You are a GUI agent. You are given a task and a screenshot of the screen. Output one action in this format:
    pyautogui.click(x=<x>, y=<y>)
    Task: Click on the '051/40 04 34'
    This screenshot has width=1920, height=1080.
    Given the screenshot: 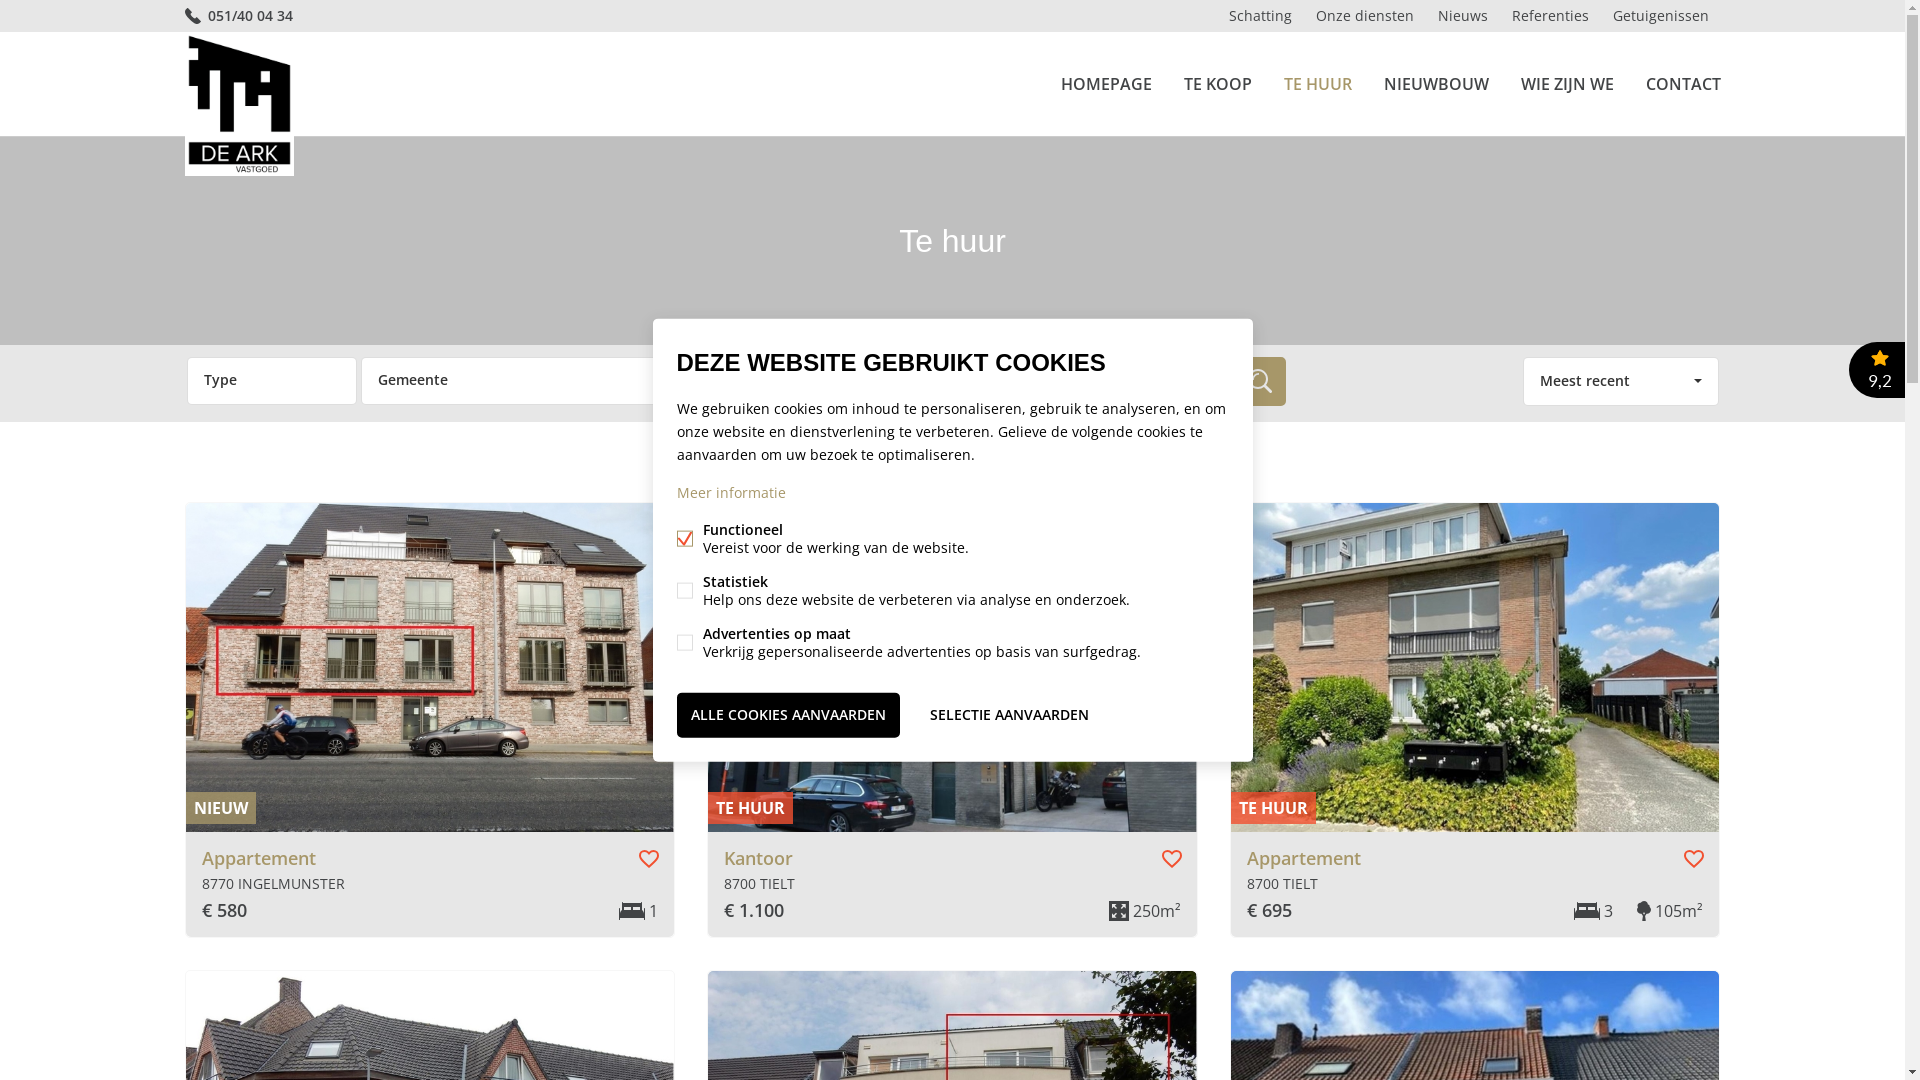 What is the action you would take?
    pyautogui.click(x=183, y=15)
    